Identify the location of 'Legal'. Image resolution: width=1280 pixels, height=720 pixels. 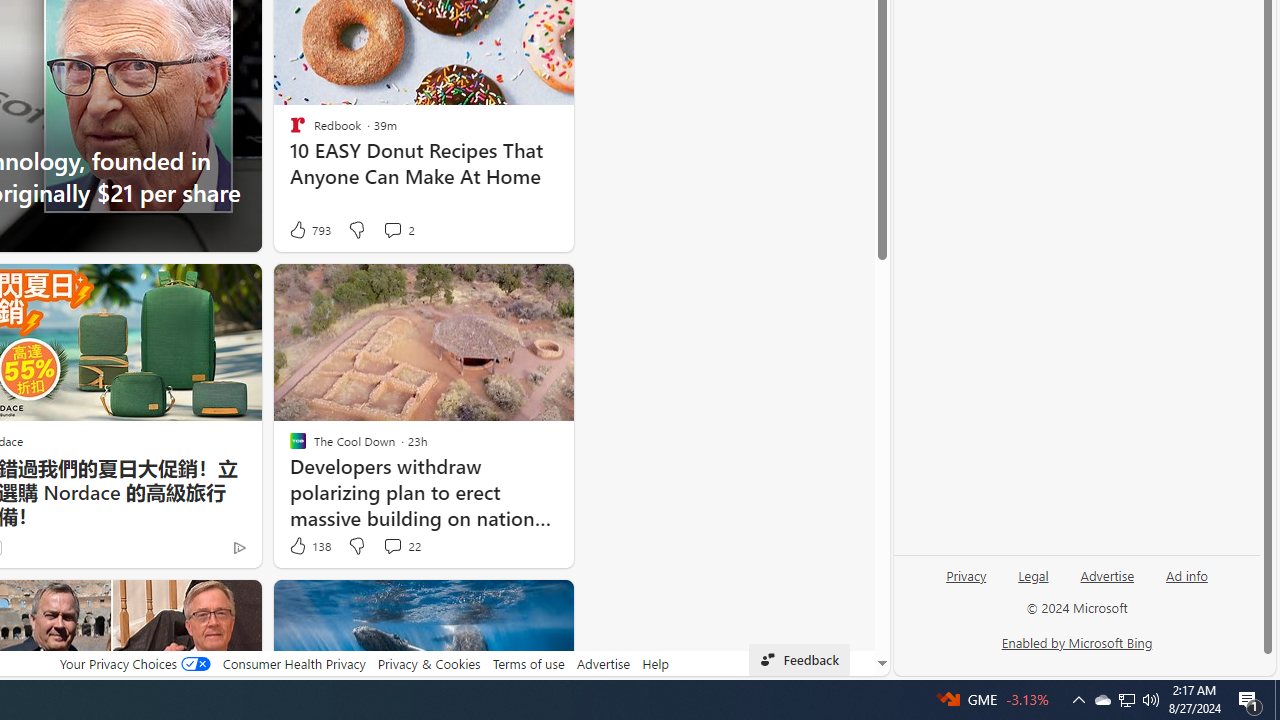
(1033, 583).